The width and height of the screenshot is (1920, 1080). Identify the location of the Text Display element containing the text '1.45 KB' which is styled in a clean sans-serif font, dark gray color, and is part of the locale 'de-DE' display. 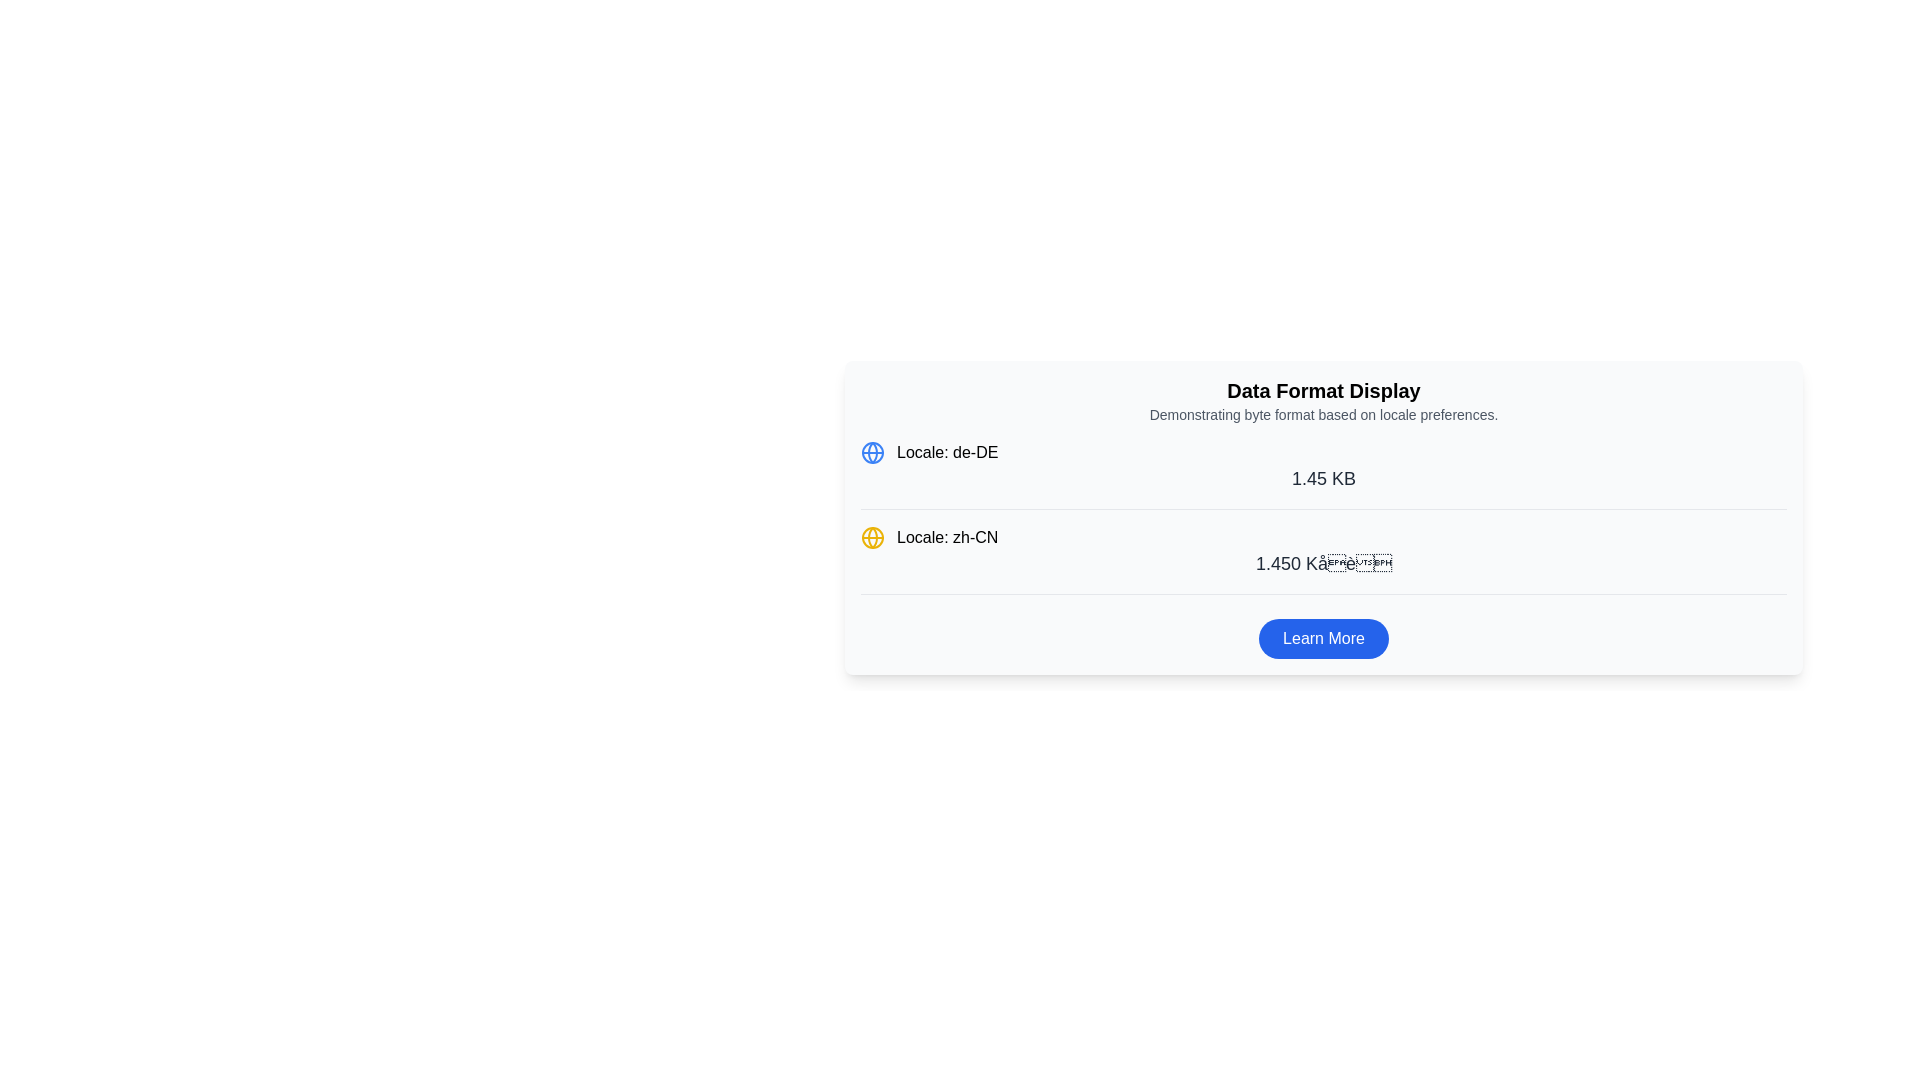
(1324, 478).